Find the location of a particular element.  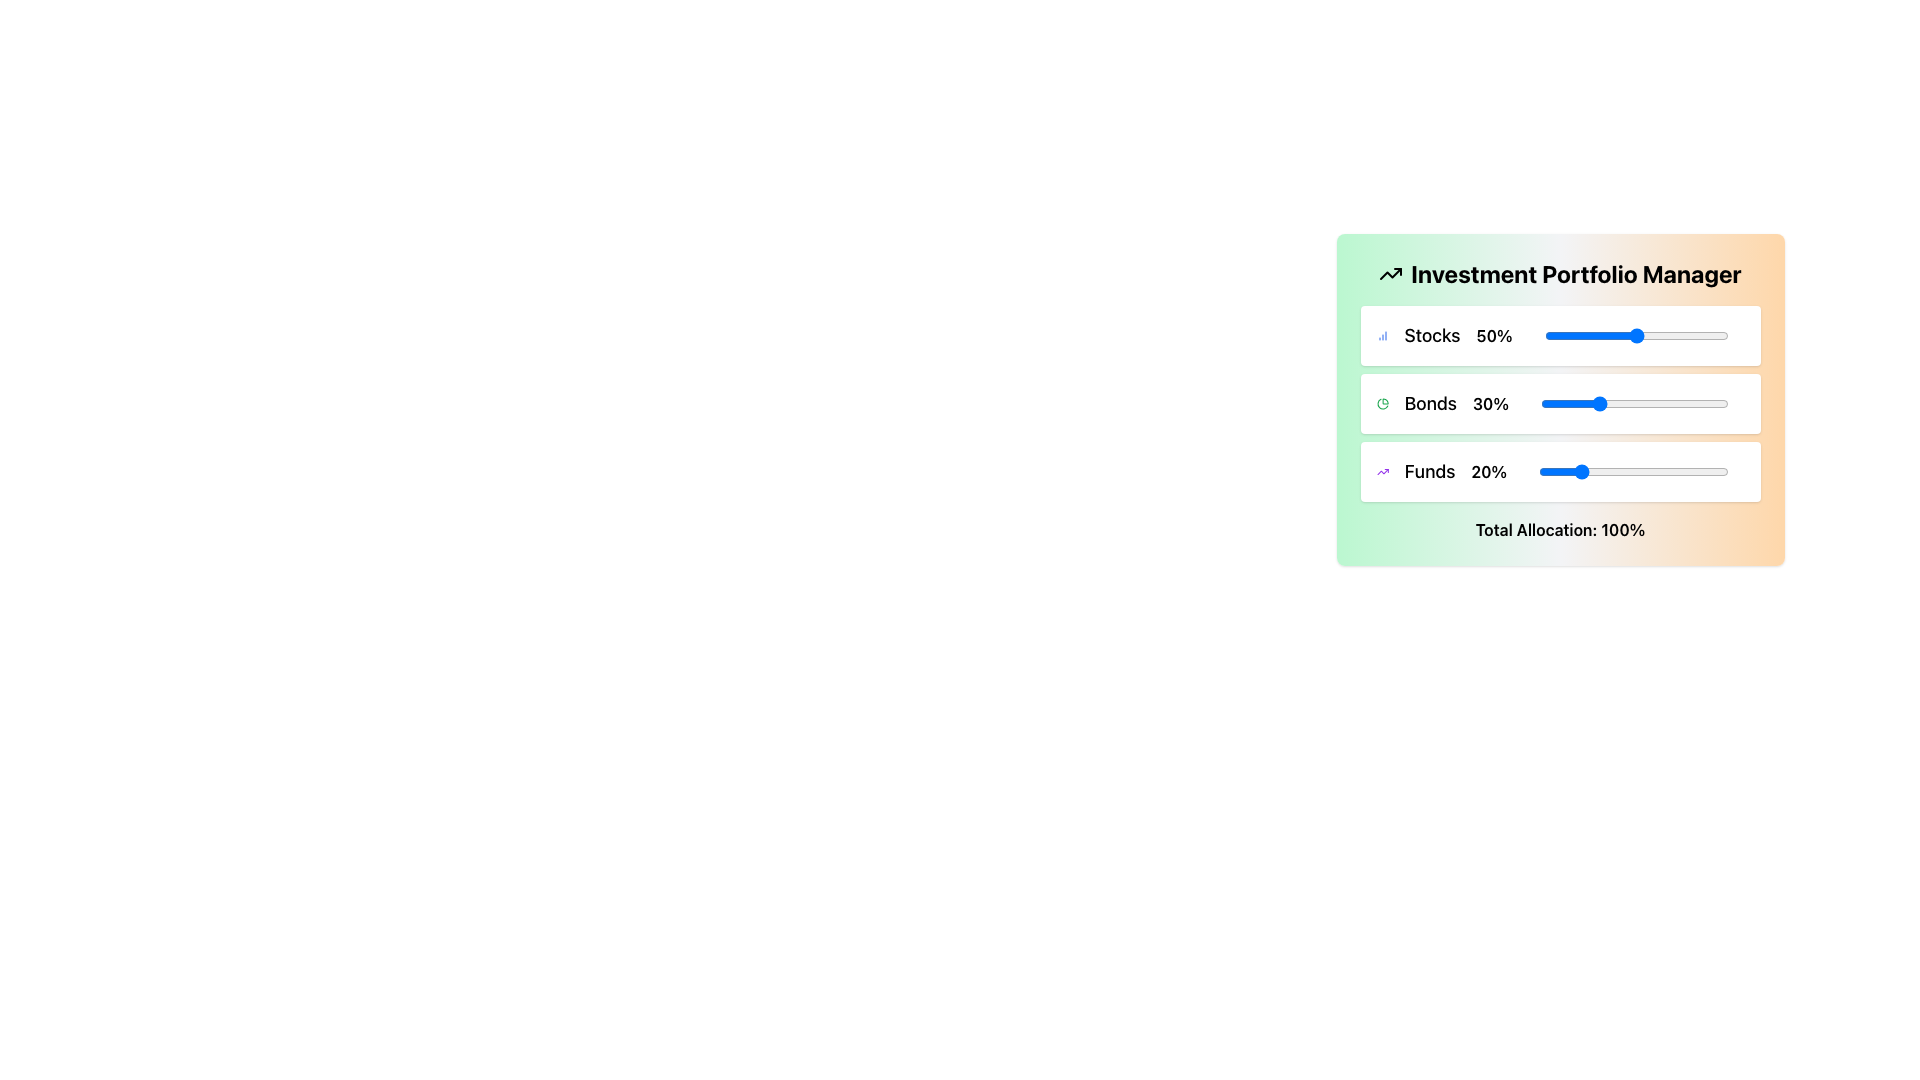

the 'Funds' allocation is located at coordinates (1683, 471).